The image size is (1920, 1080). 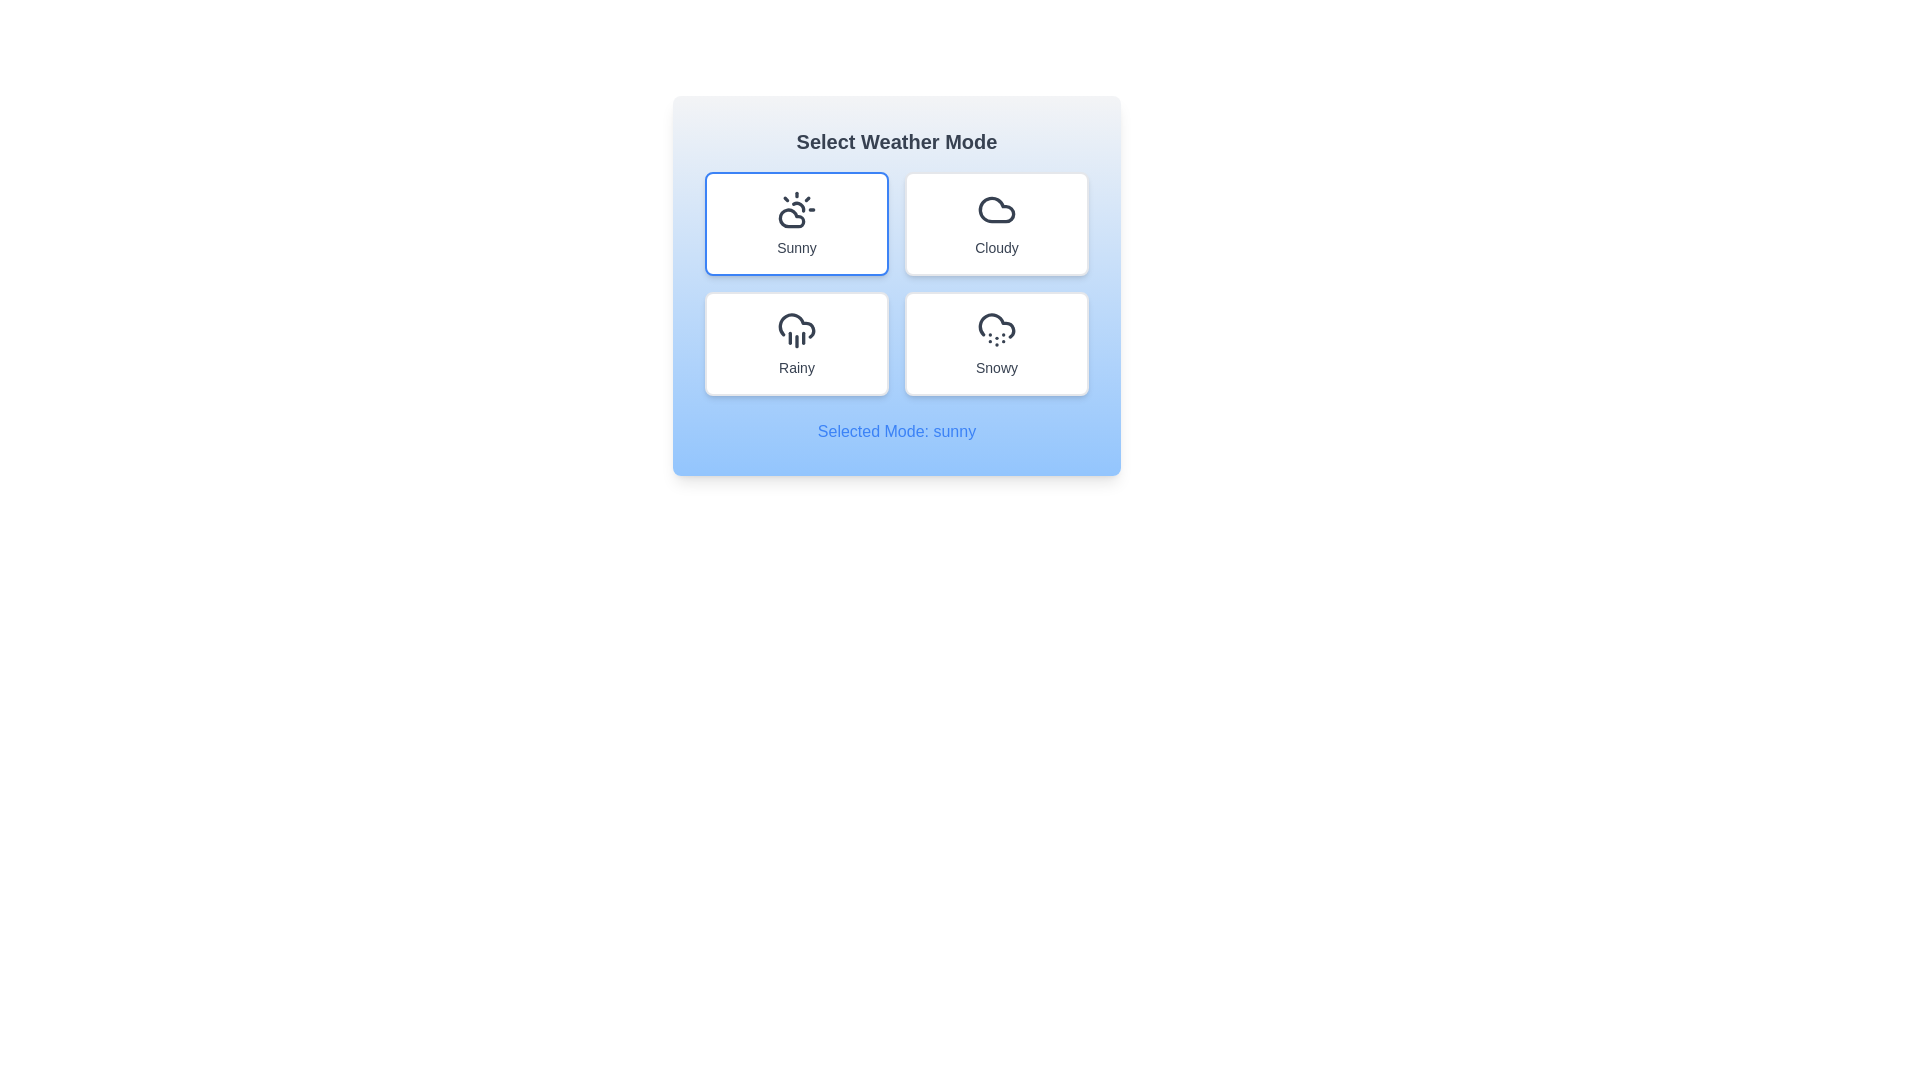 I want to click on the weather mode button labeled Snowy, so click(x=997, y=342).